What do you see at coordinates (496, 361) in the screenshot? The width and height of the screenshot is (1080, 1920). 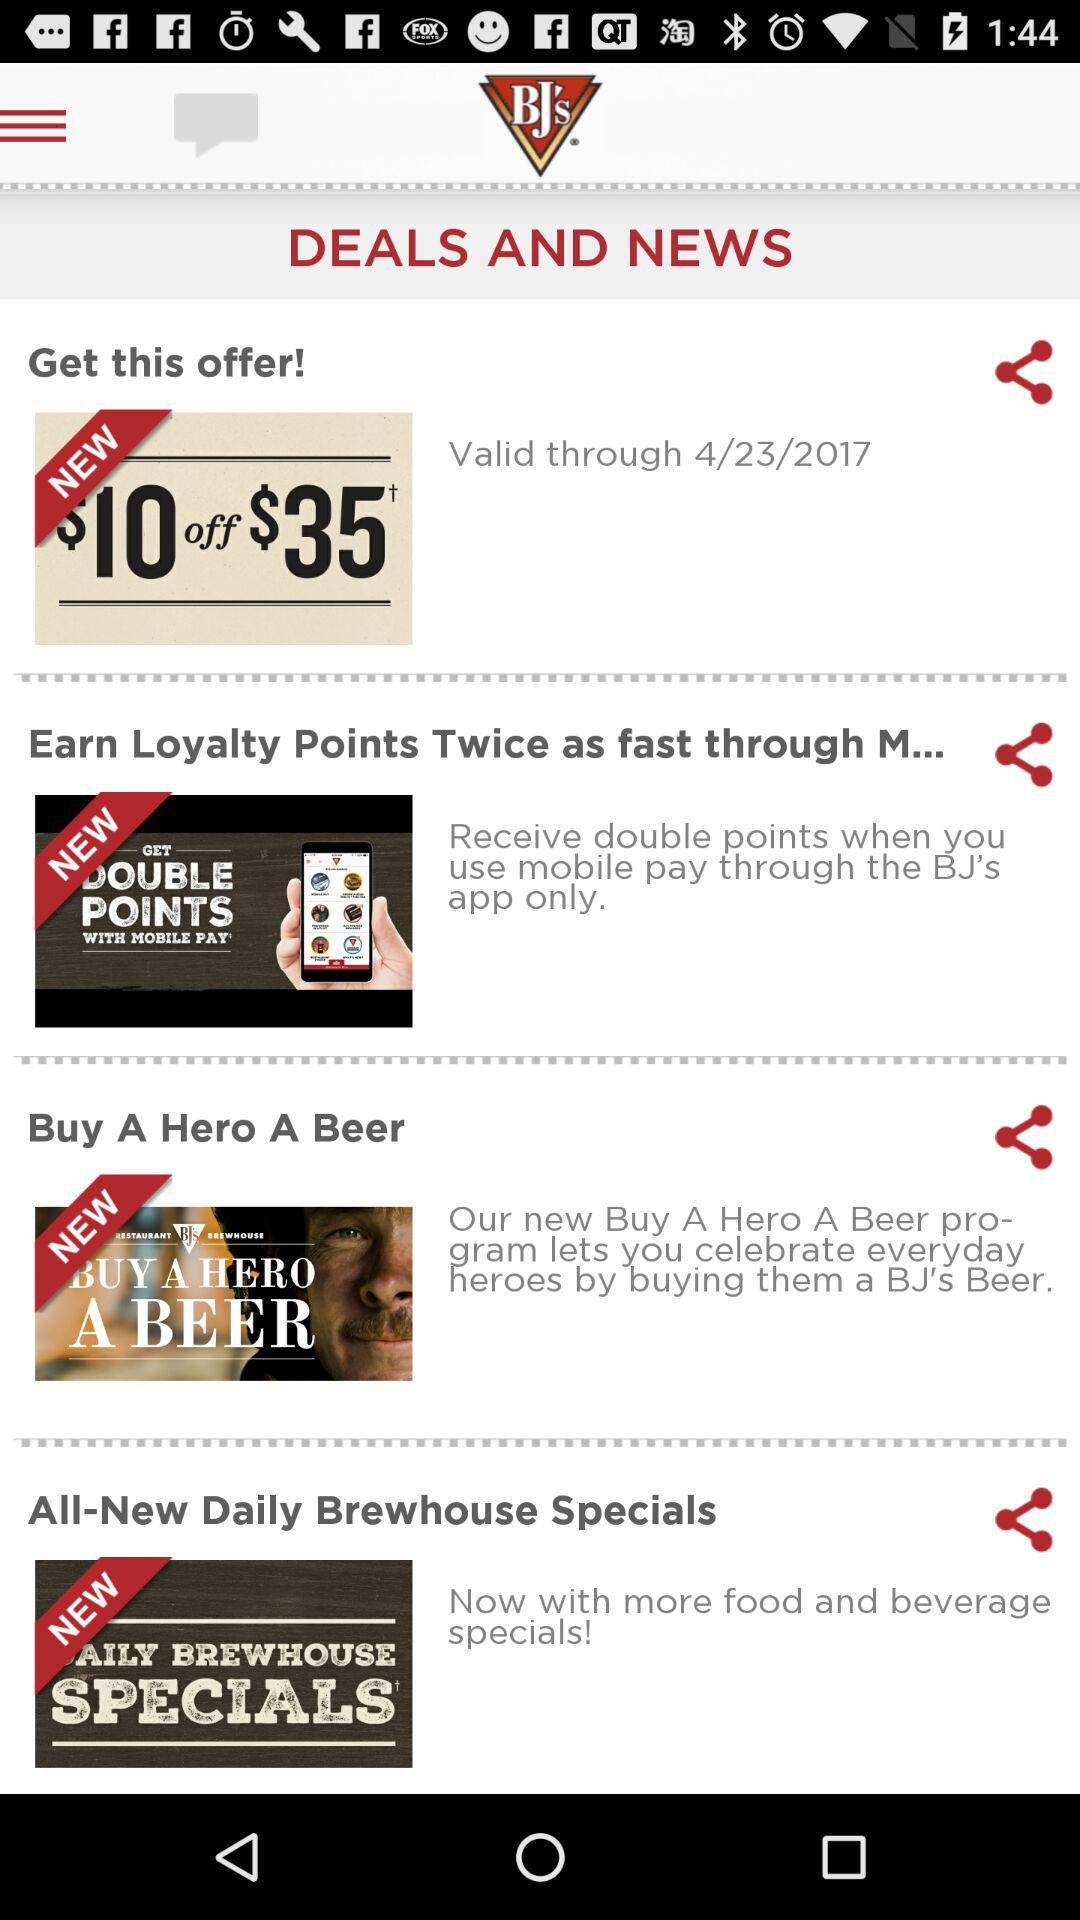 I see `the get this offer! icon` at bounding box center [496, 361].